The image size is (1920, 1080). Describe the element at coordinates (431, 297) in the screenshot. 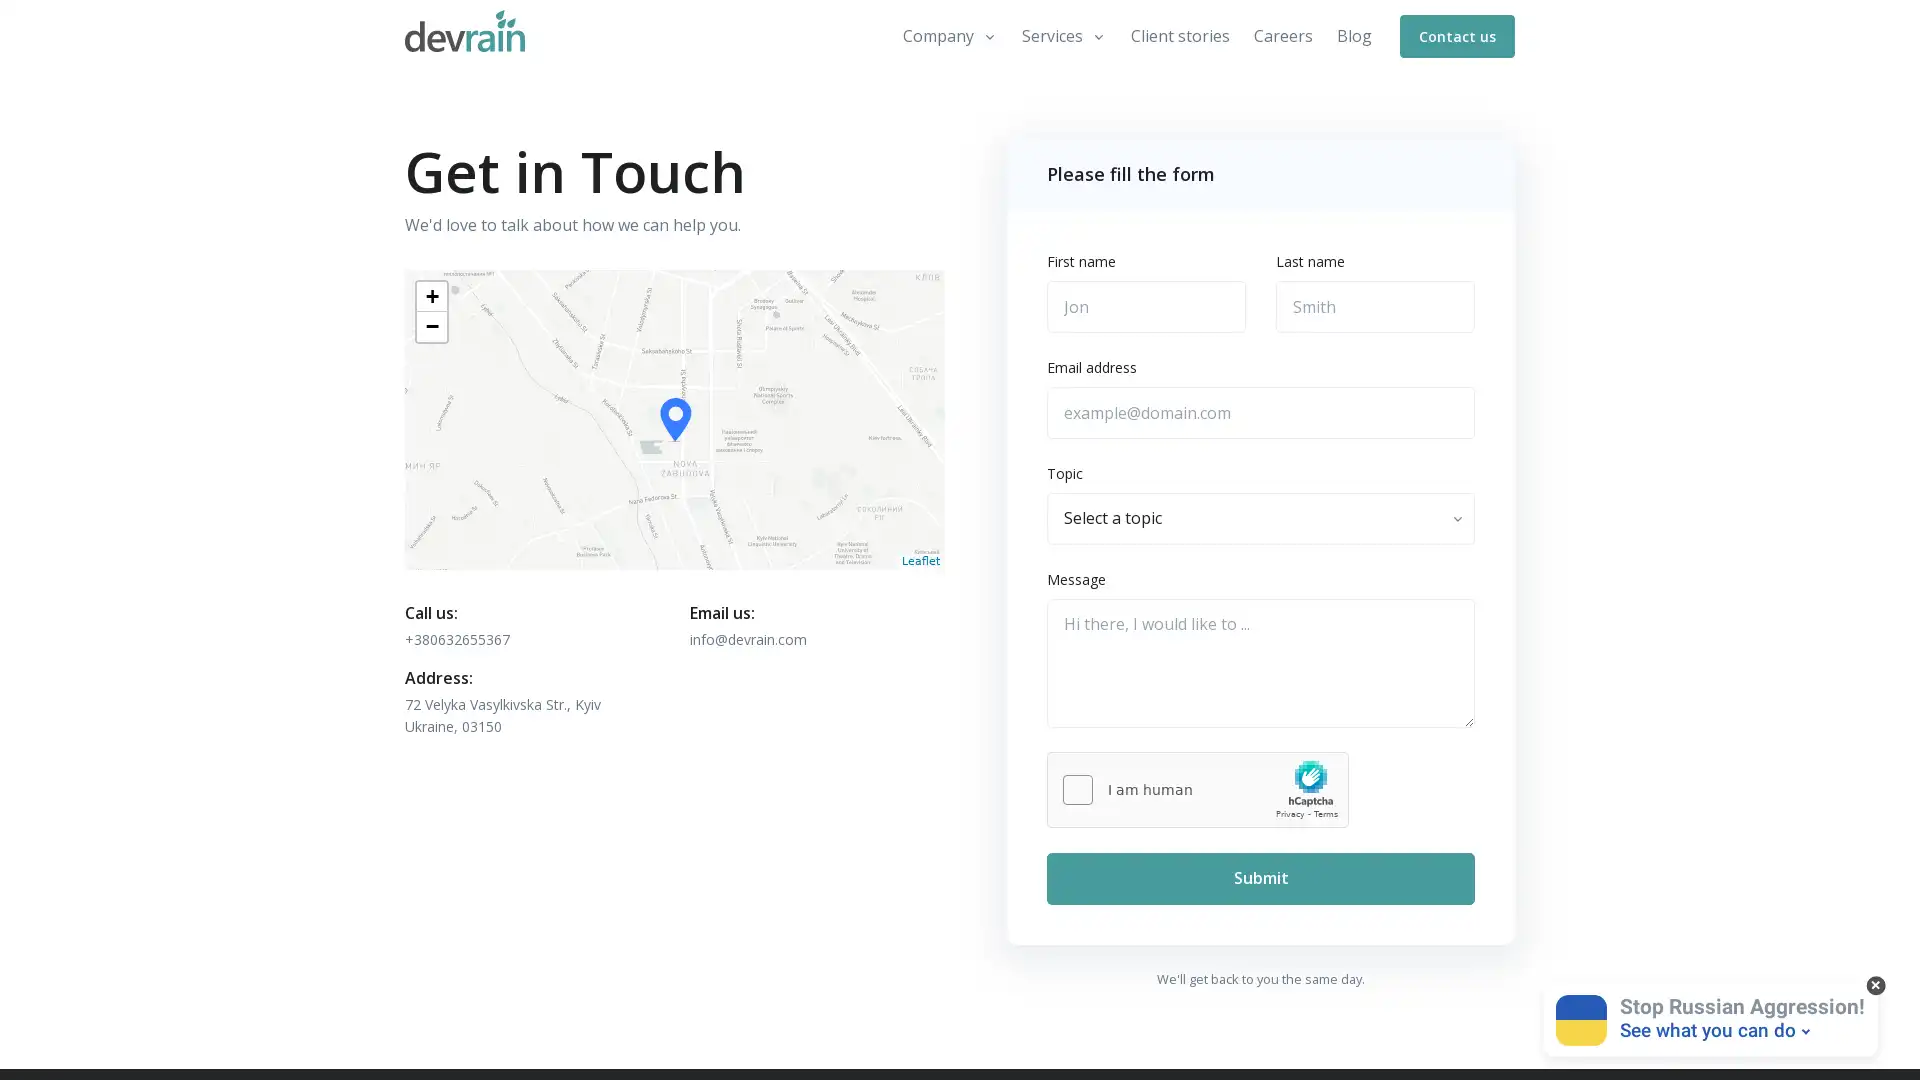

I see `Zoom in` at that location.